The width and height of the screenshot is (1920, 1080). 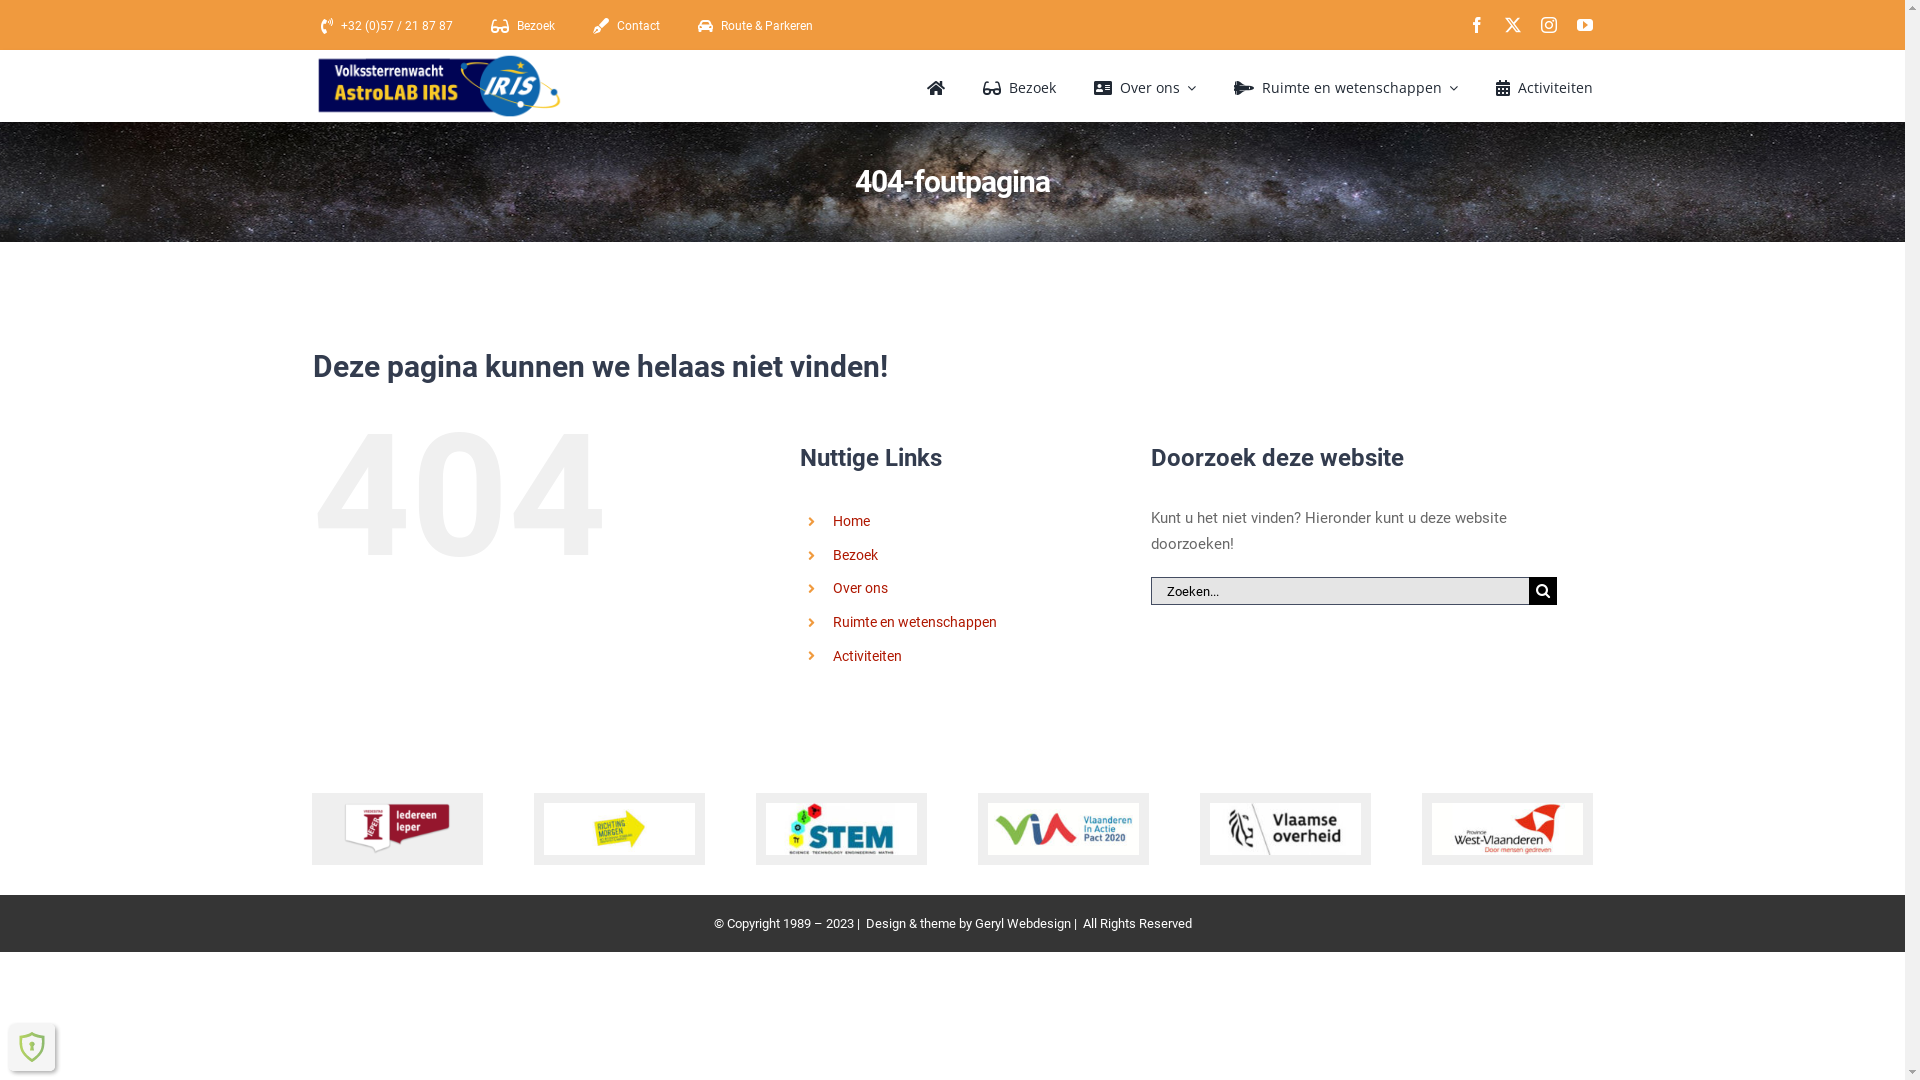 What do you see at coordinates (583, 26) in the screenshot?
I see `'Contact'` at bounding box center [583, 26].